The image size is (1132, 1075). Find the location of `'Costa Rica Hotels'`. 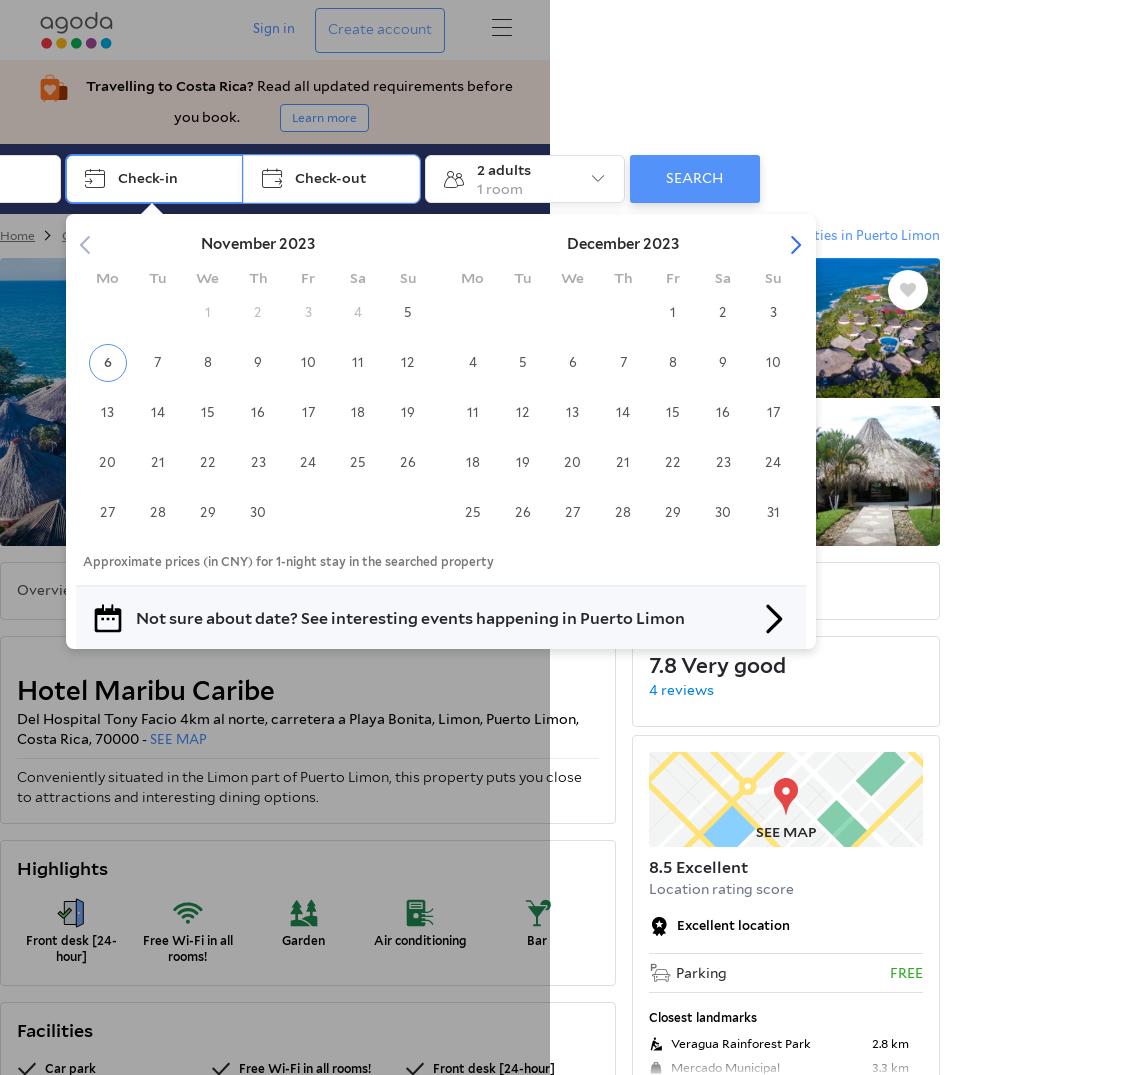

'Costa Rica Hotels' is located at coordinates (62, 234).